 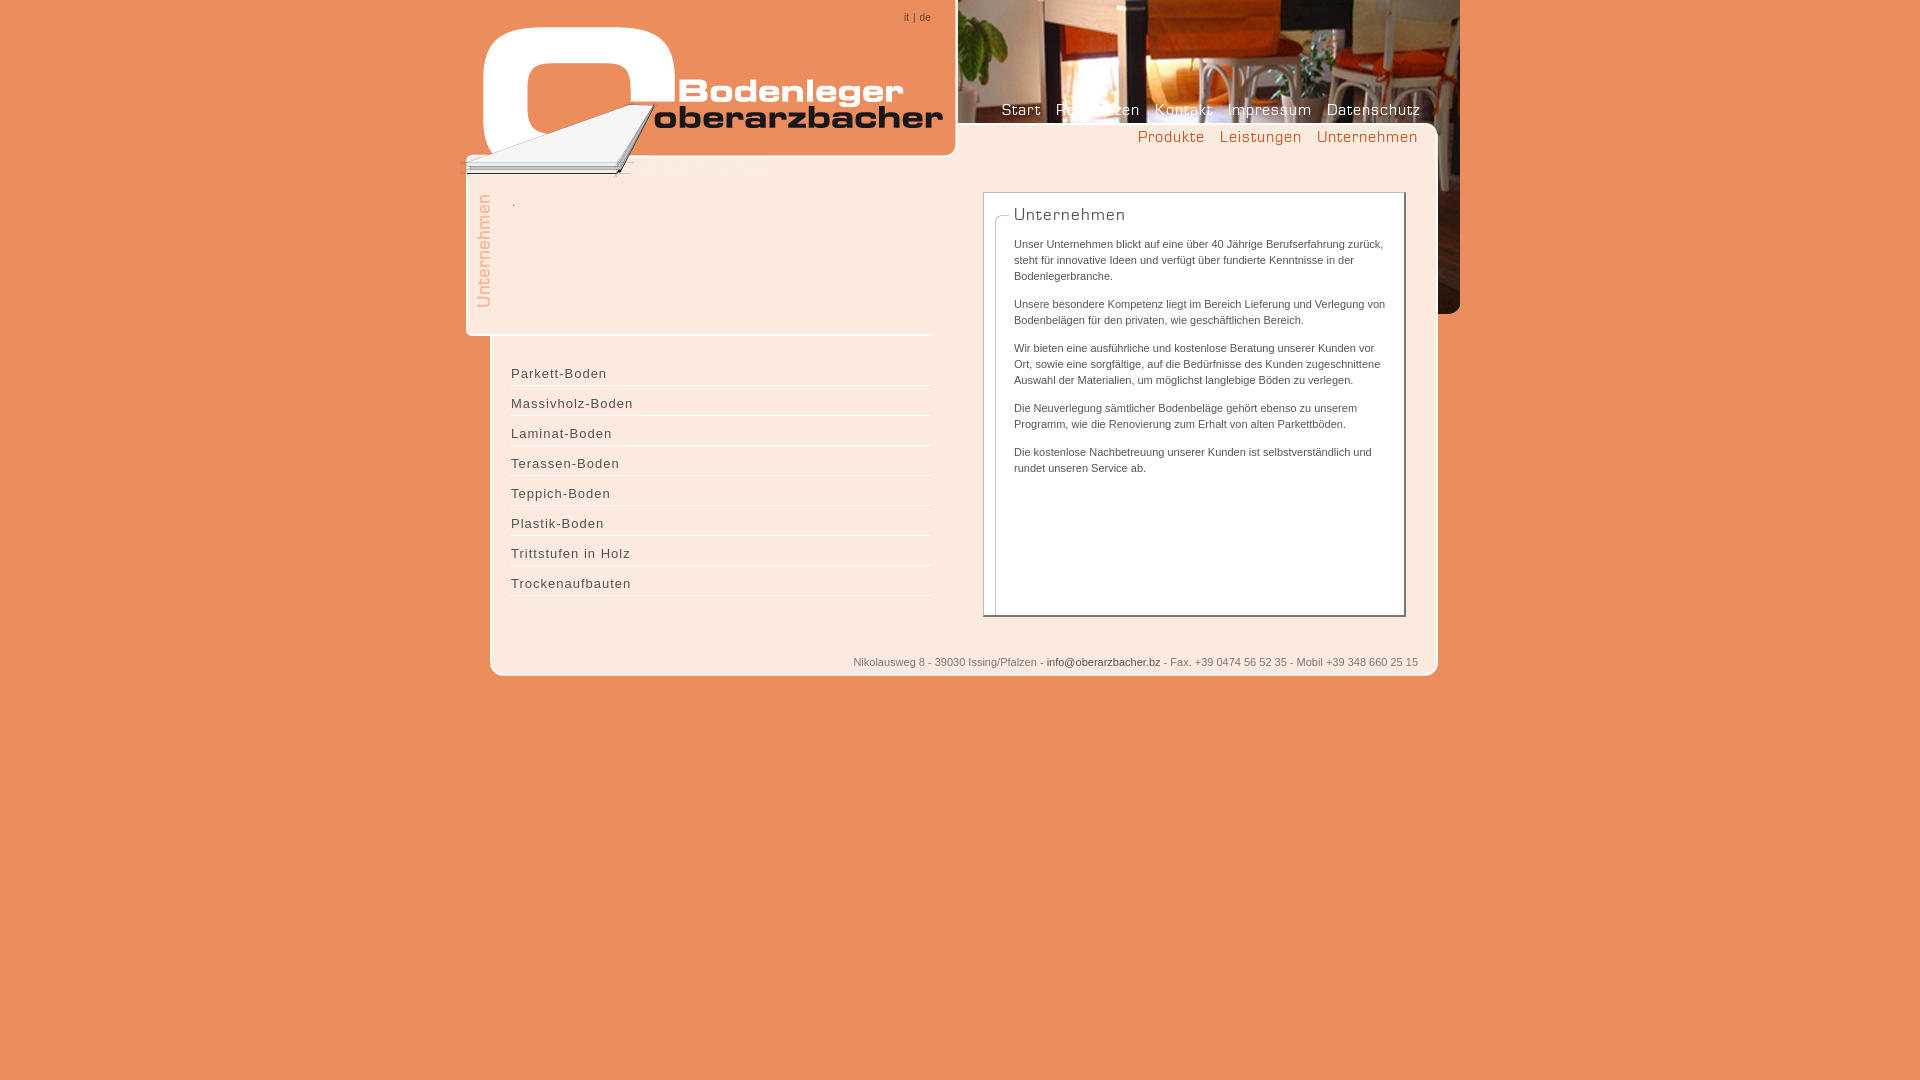 I want to click on 'Plastik-Boden', so click(x=510, y=519).